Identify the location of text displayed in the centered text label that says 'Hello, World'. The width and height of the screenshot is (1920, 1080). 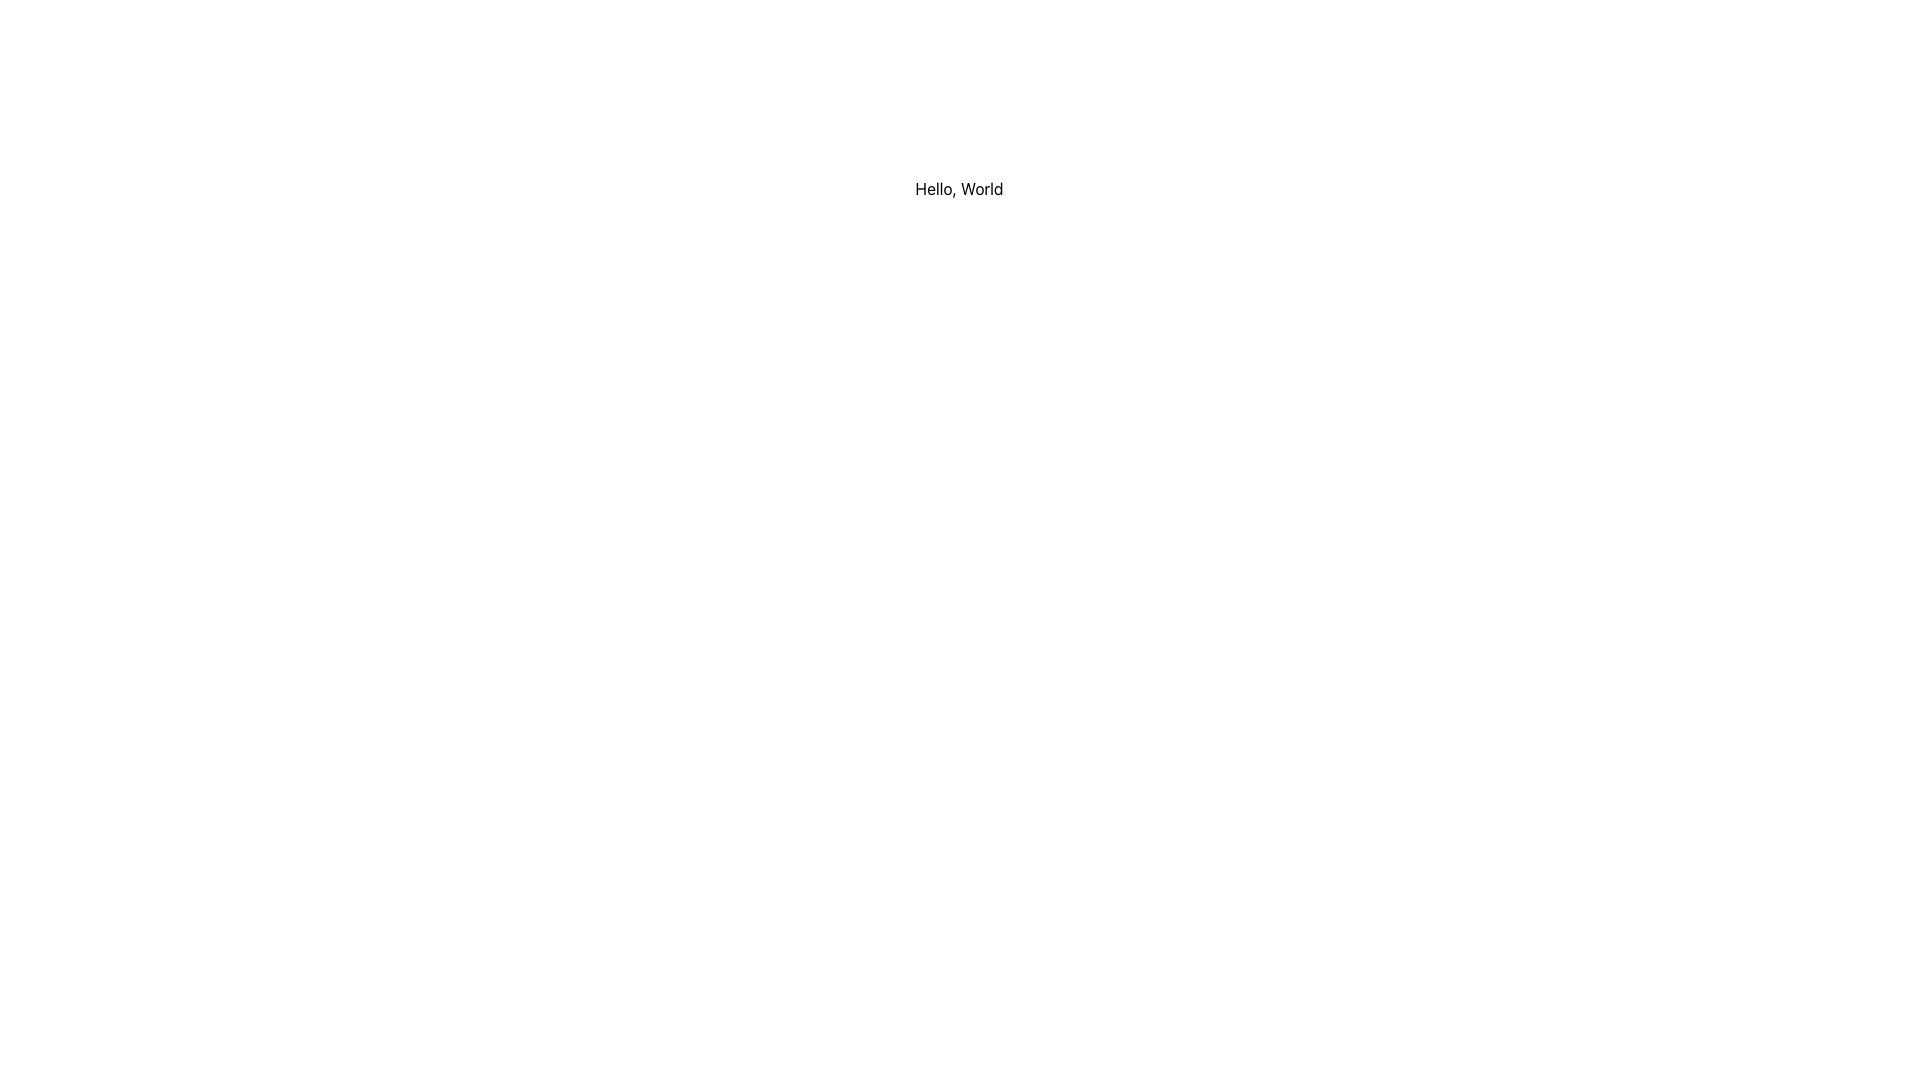
(958, 189).